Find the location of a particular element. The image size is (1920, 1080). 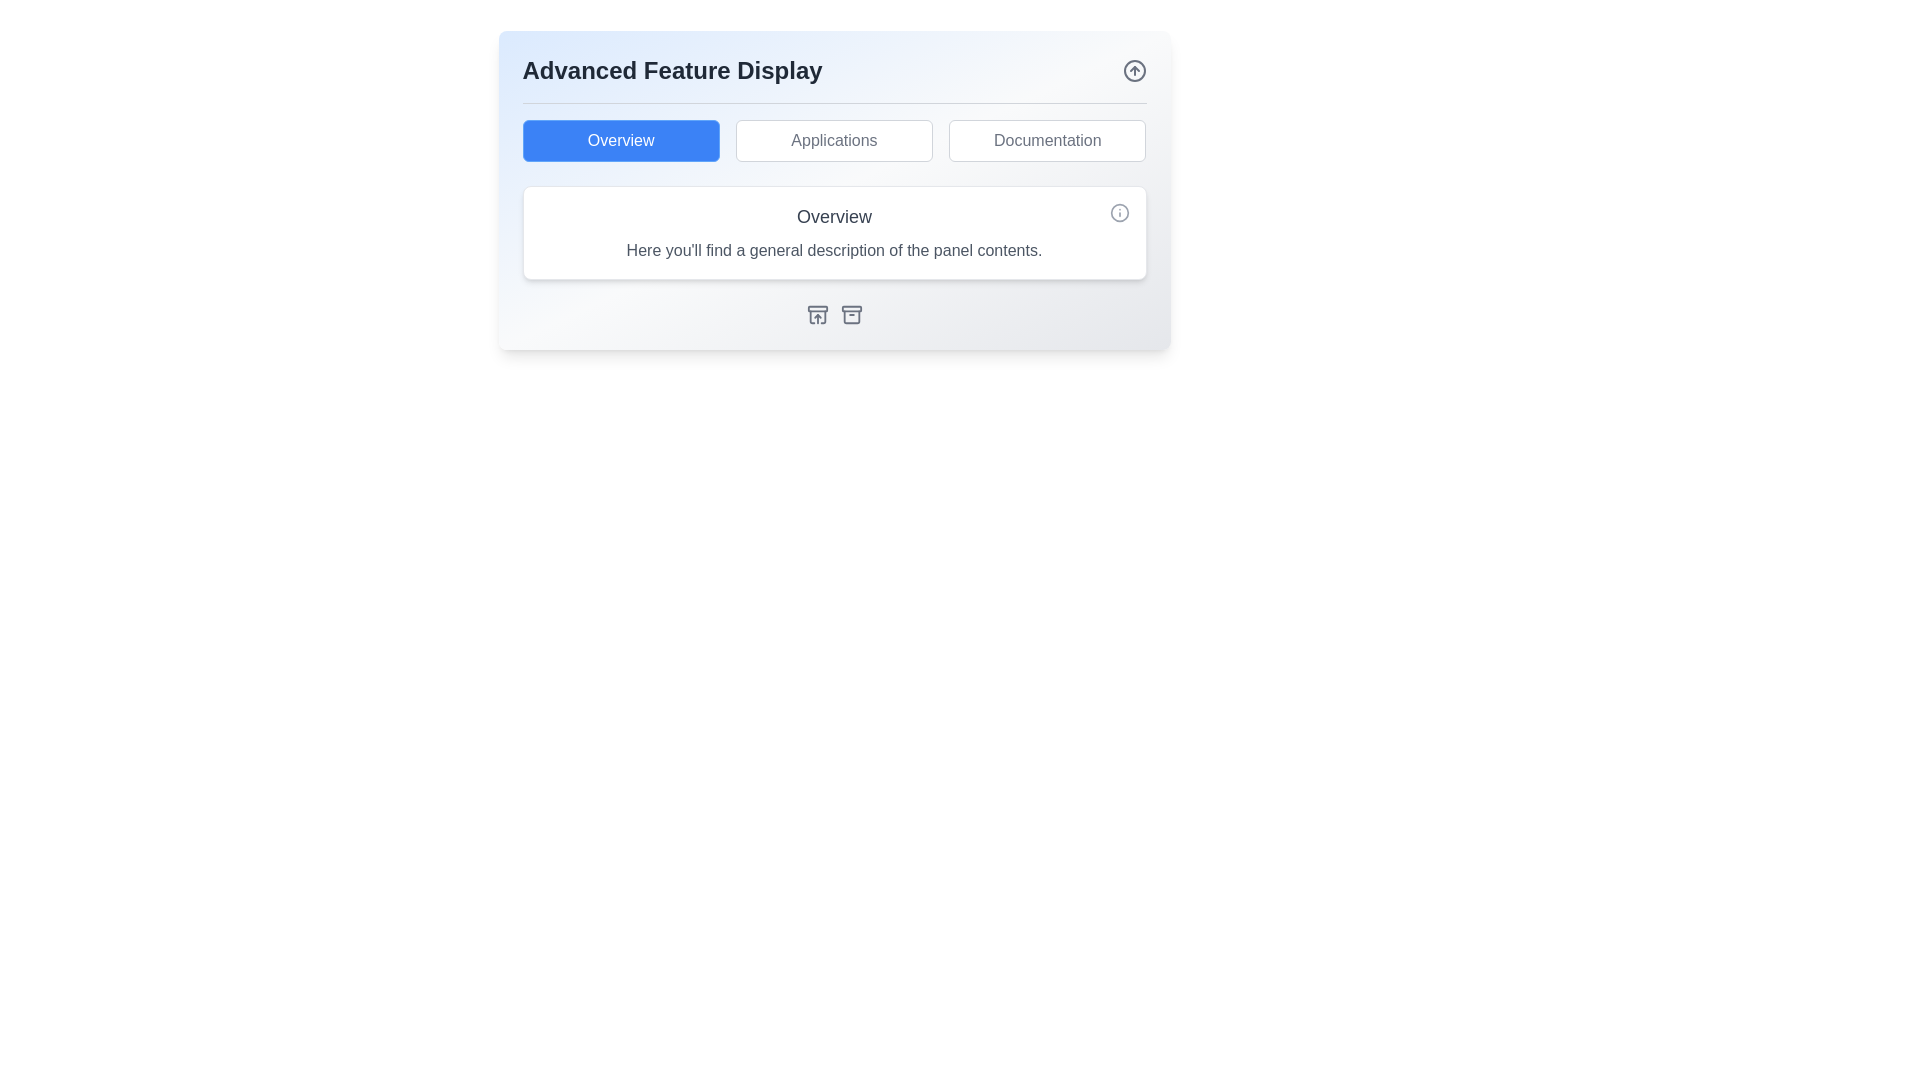

the informational icon represented by a circular shape with the letter 'i' located in the upper-right corner of the white card labeled 'Overview' is located at coordinates (1118, 212).